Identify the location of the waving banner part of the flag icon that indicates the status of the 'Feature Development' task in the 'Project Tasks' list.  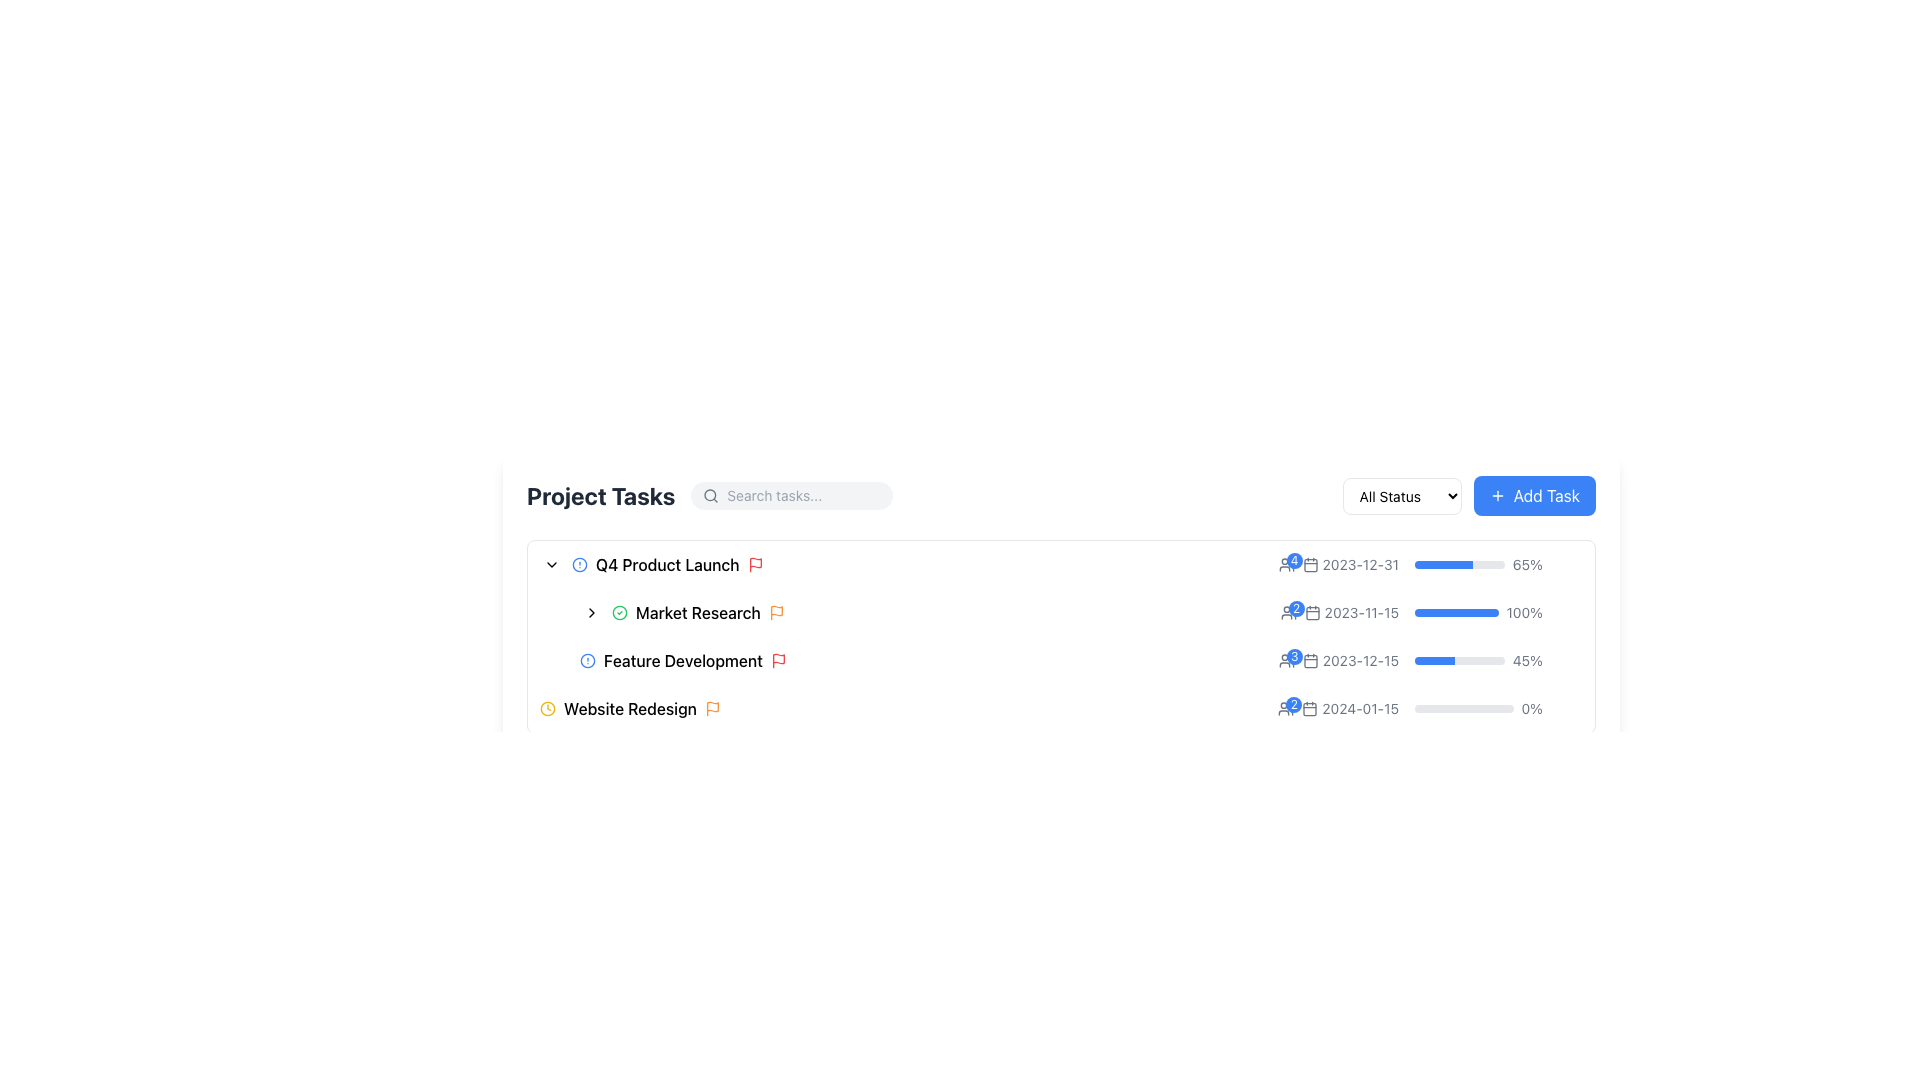
(777, 659).